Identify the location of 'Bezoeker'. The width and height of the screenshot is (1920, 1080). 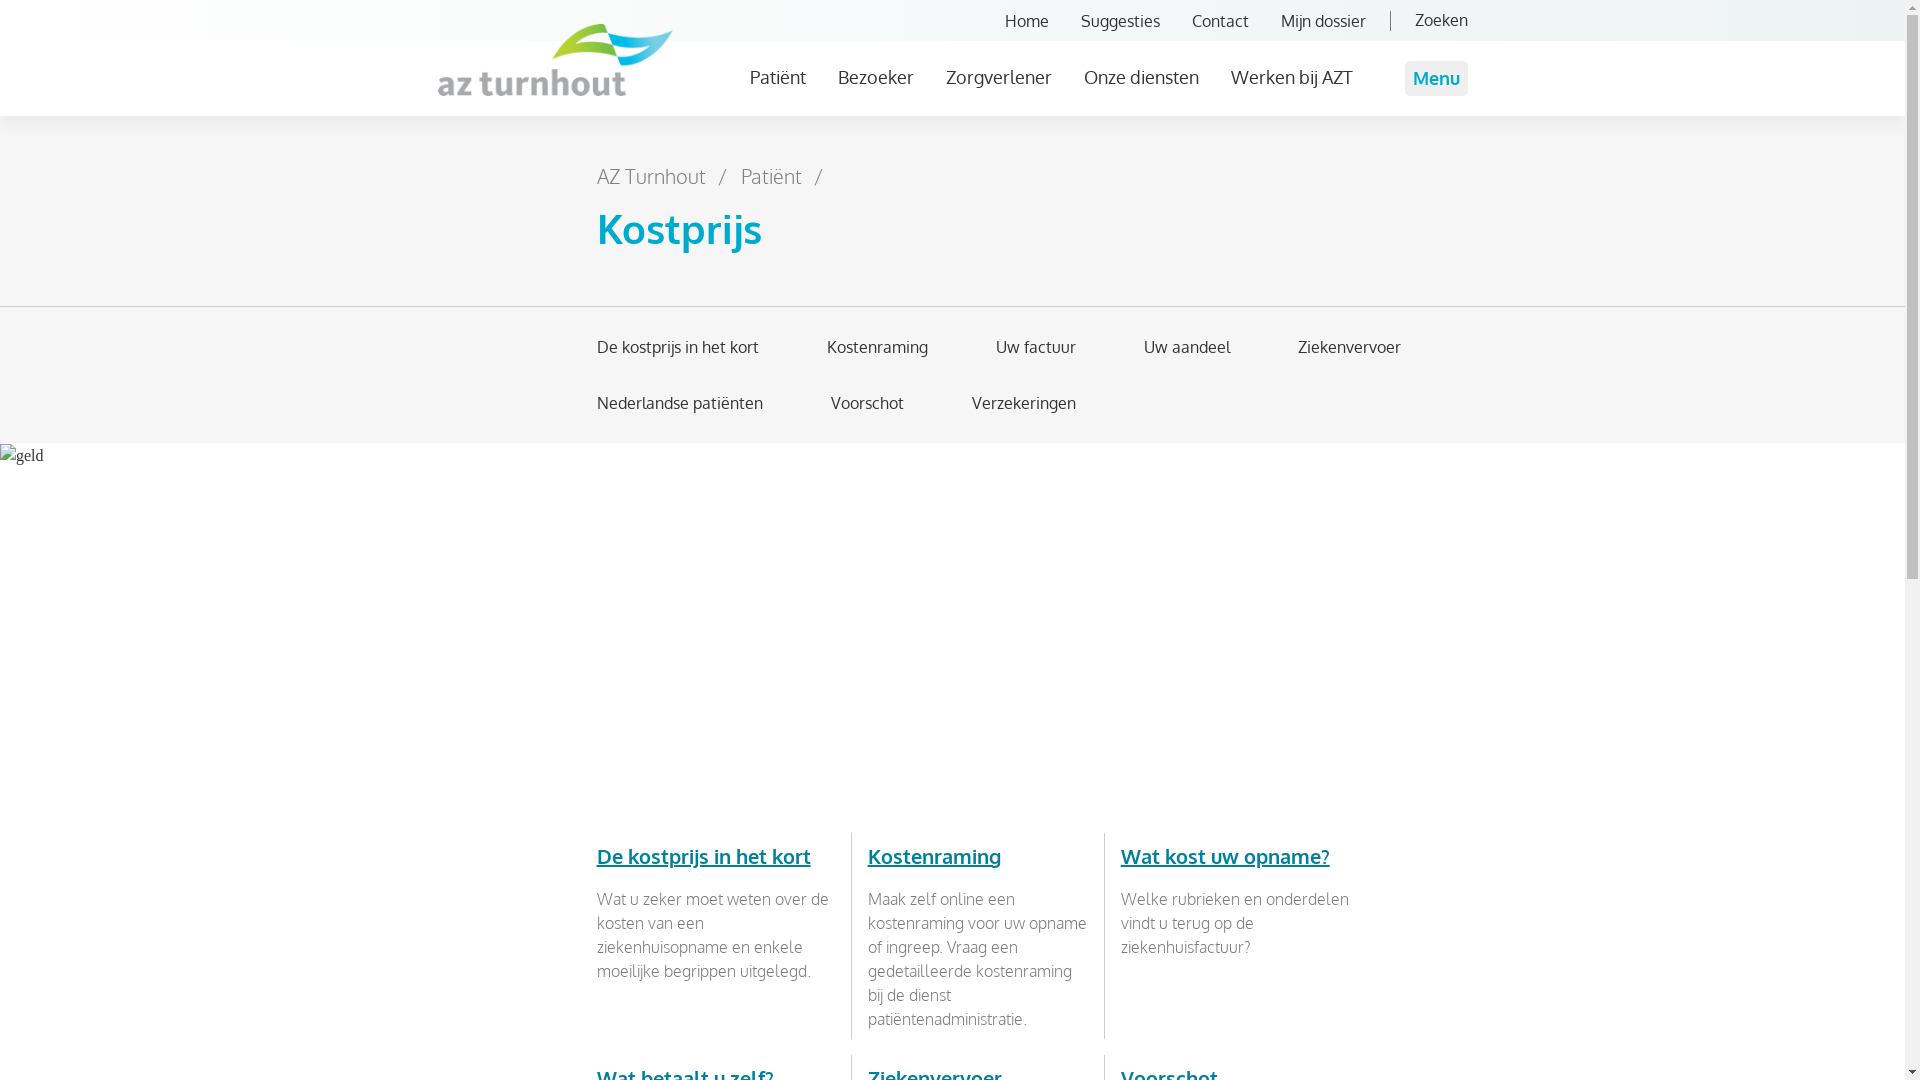
(875, 76).